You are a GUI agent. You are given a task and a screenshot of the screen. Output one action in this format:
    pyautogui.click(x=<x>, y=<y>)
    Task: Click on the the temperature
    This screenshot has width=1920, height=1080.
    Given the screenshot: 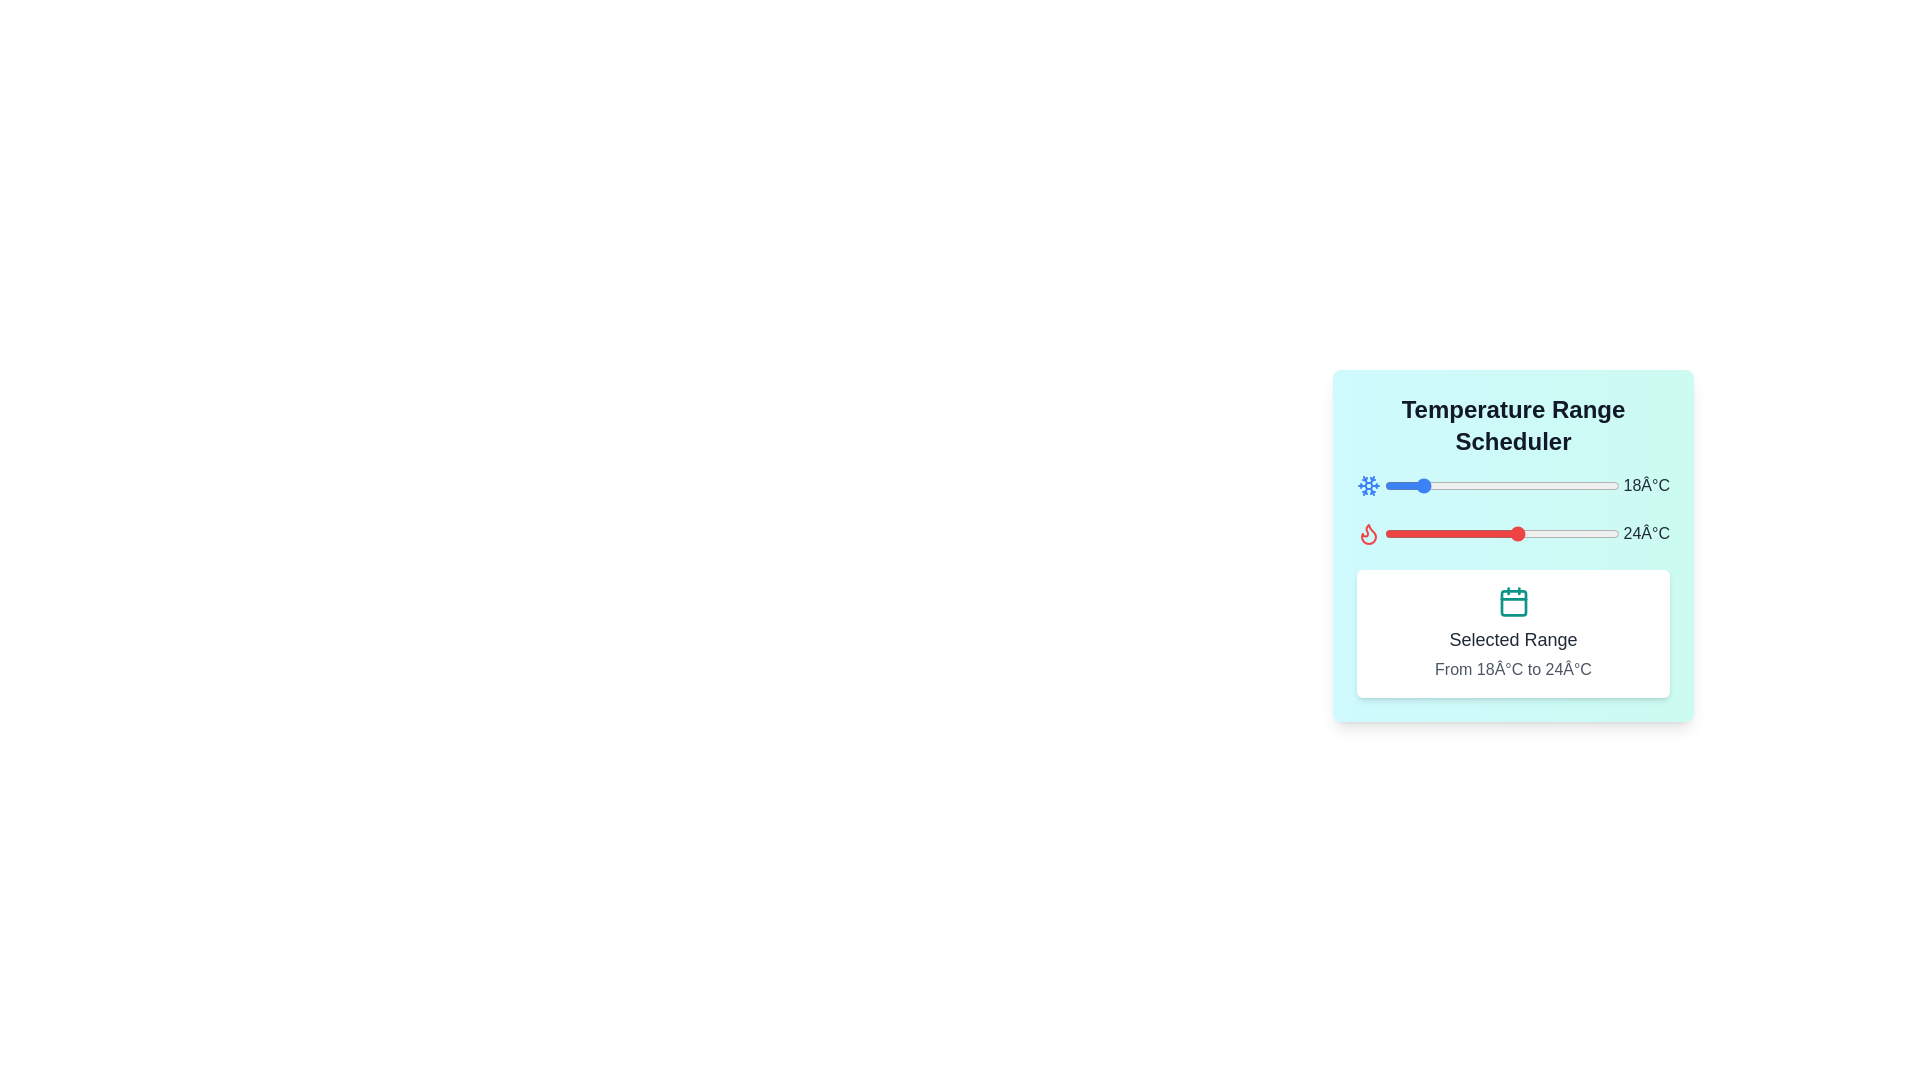 What is the action you would take?
    pyautogui.click(x=1468, y=532)
    